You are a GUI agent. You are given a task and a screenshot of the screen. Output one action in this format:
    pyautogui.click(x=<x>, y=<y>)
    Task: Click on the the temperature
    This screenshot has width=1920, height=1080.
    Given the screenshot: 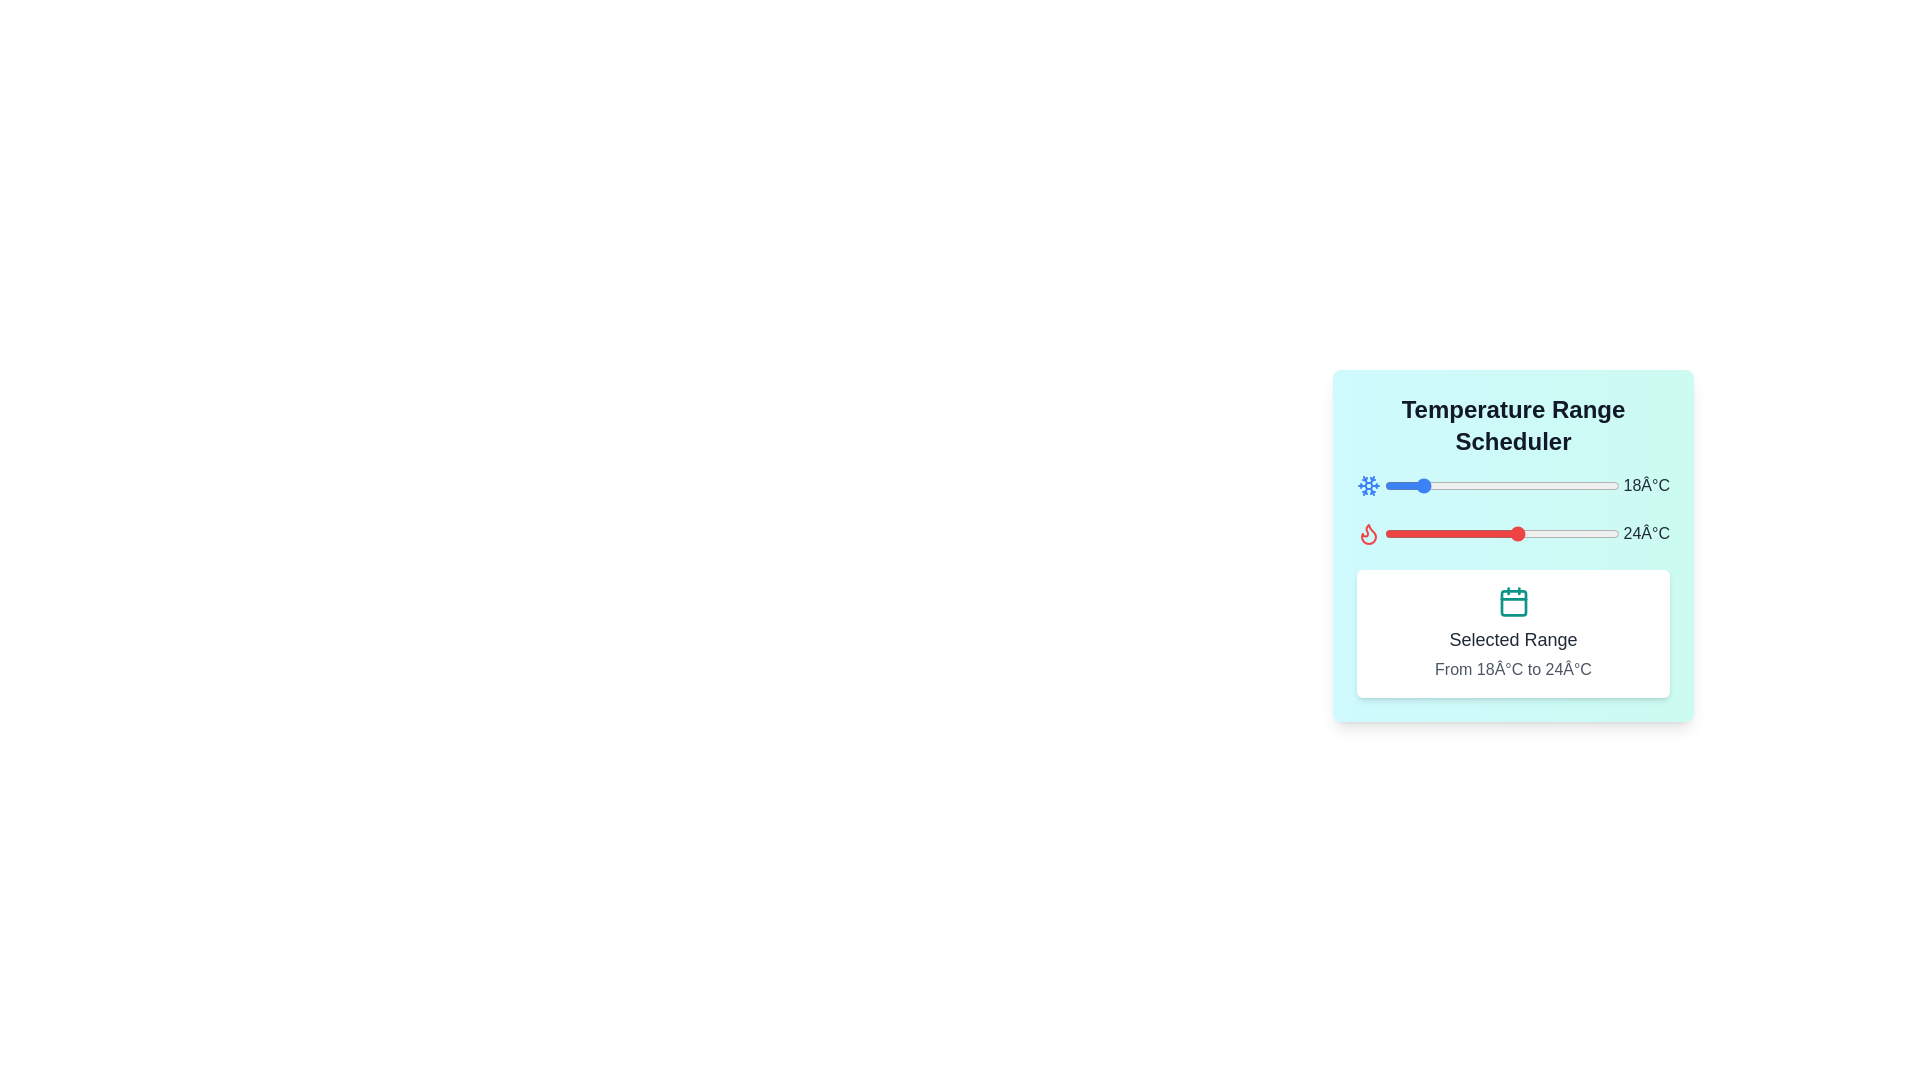 What is the action you would take?
    pyautogui.click(x=1468, y=532)
    